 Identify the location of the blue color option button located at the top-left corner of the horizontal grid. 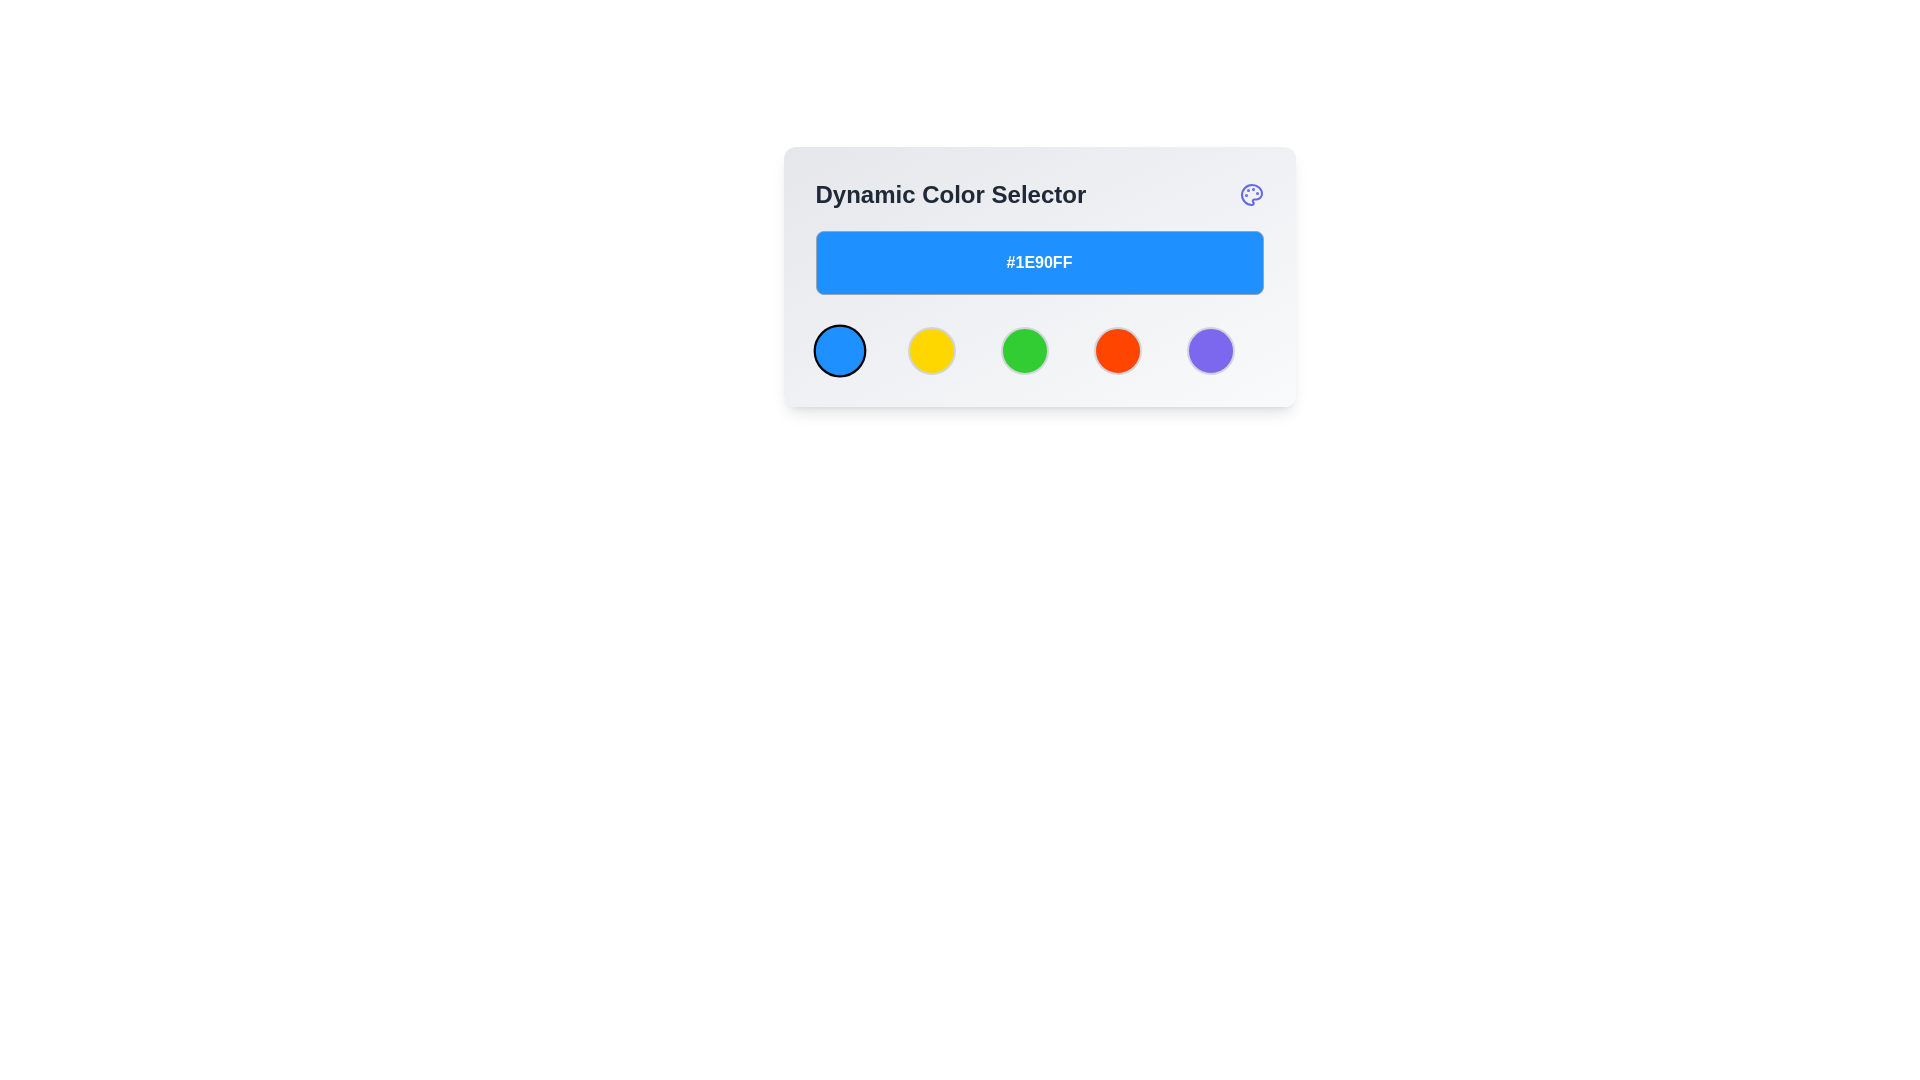
(839, 350).